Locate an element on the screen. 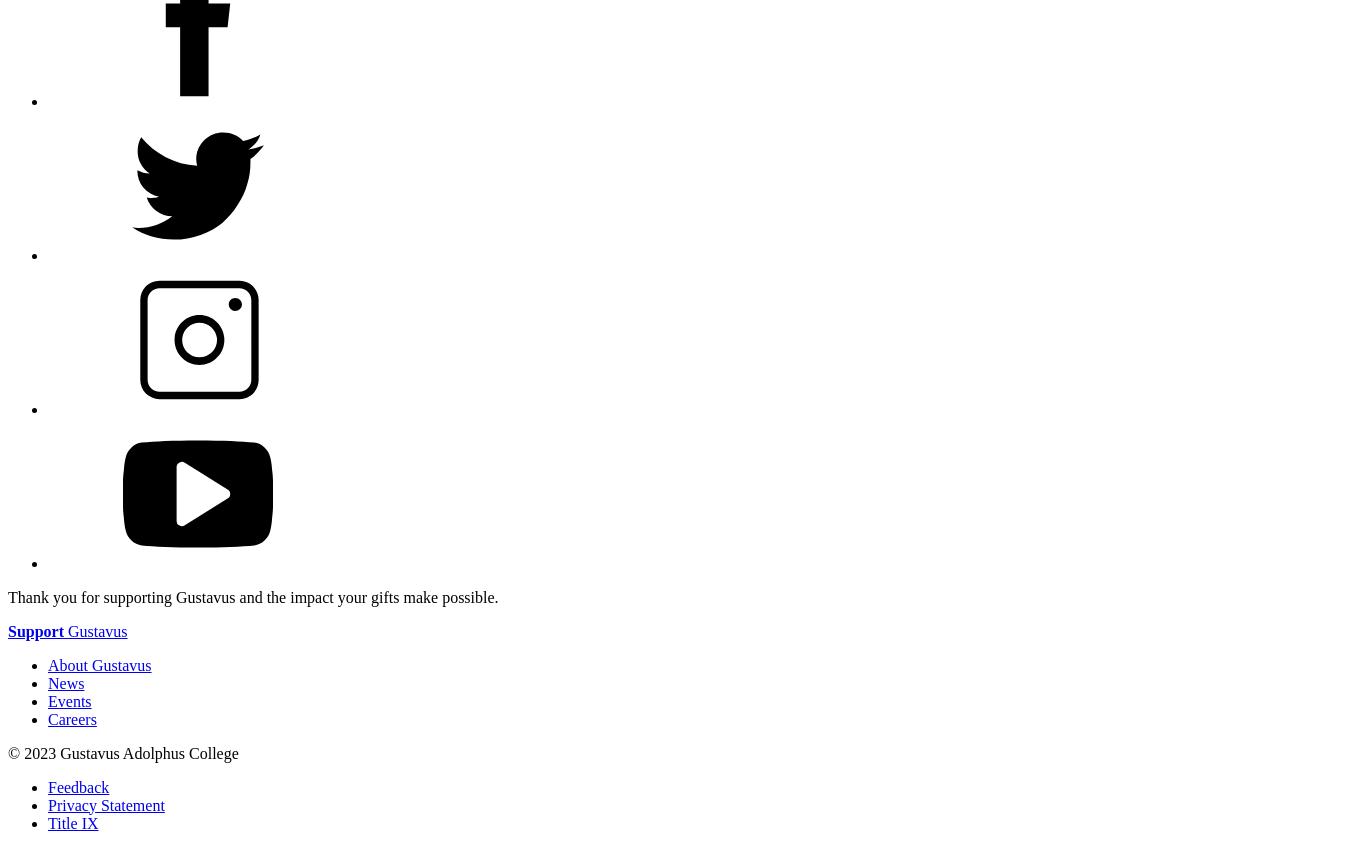  'Gustavus' is located at coordinates (95, 630).